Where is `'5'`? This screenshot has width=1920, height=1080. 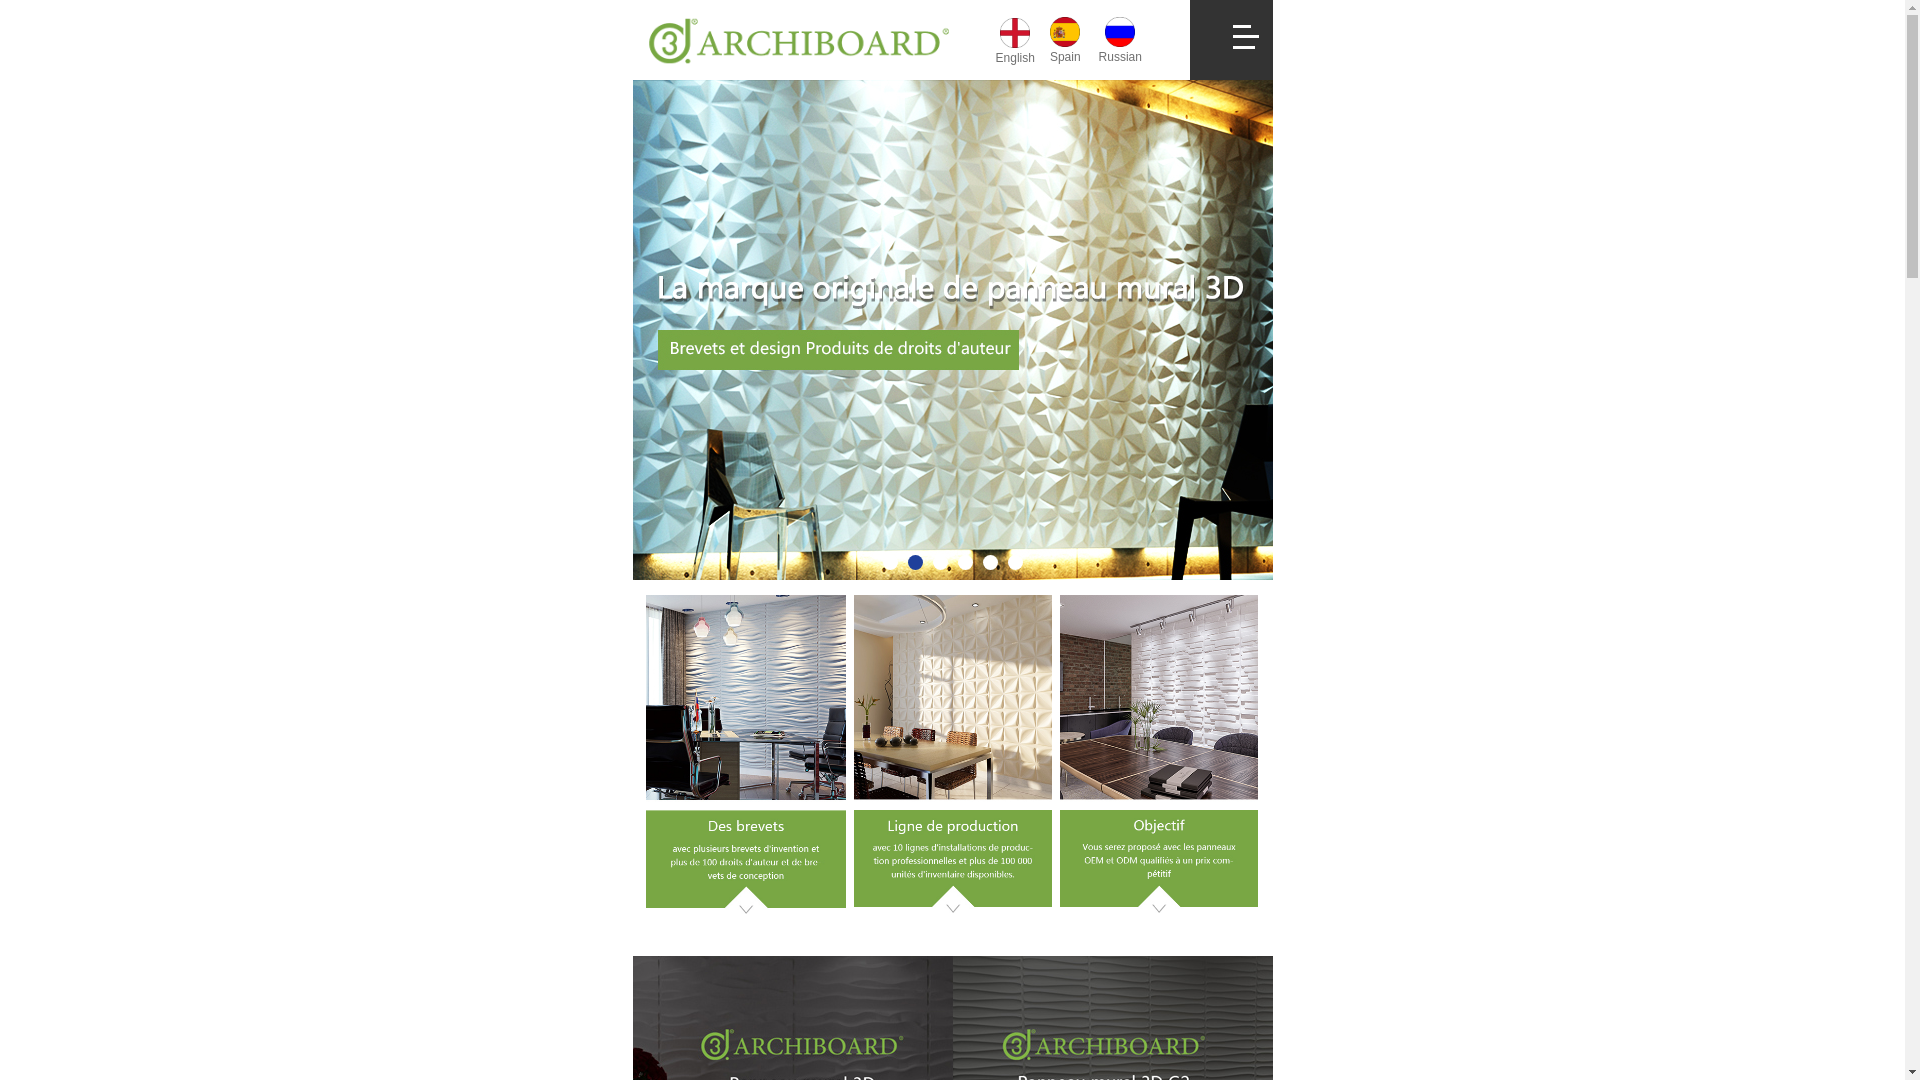 '5' is located at coordinates (982, 562).